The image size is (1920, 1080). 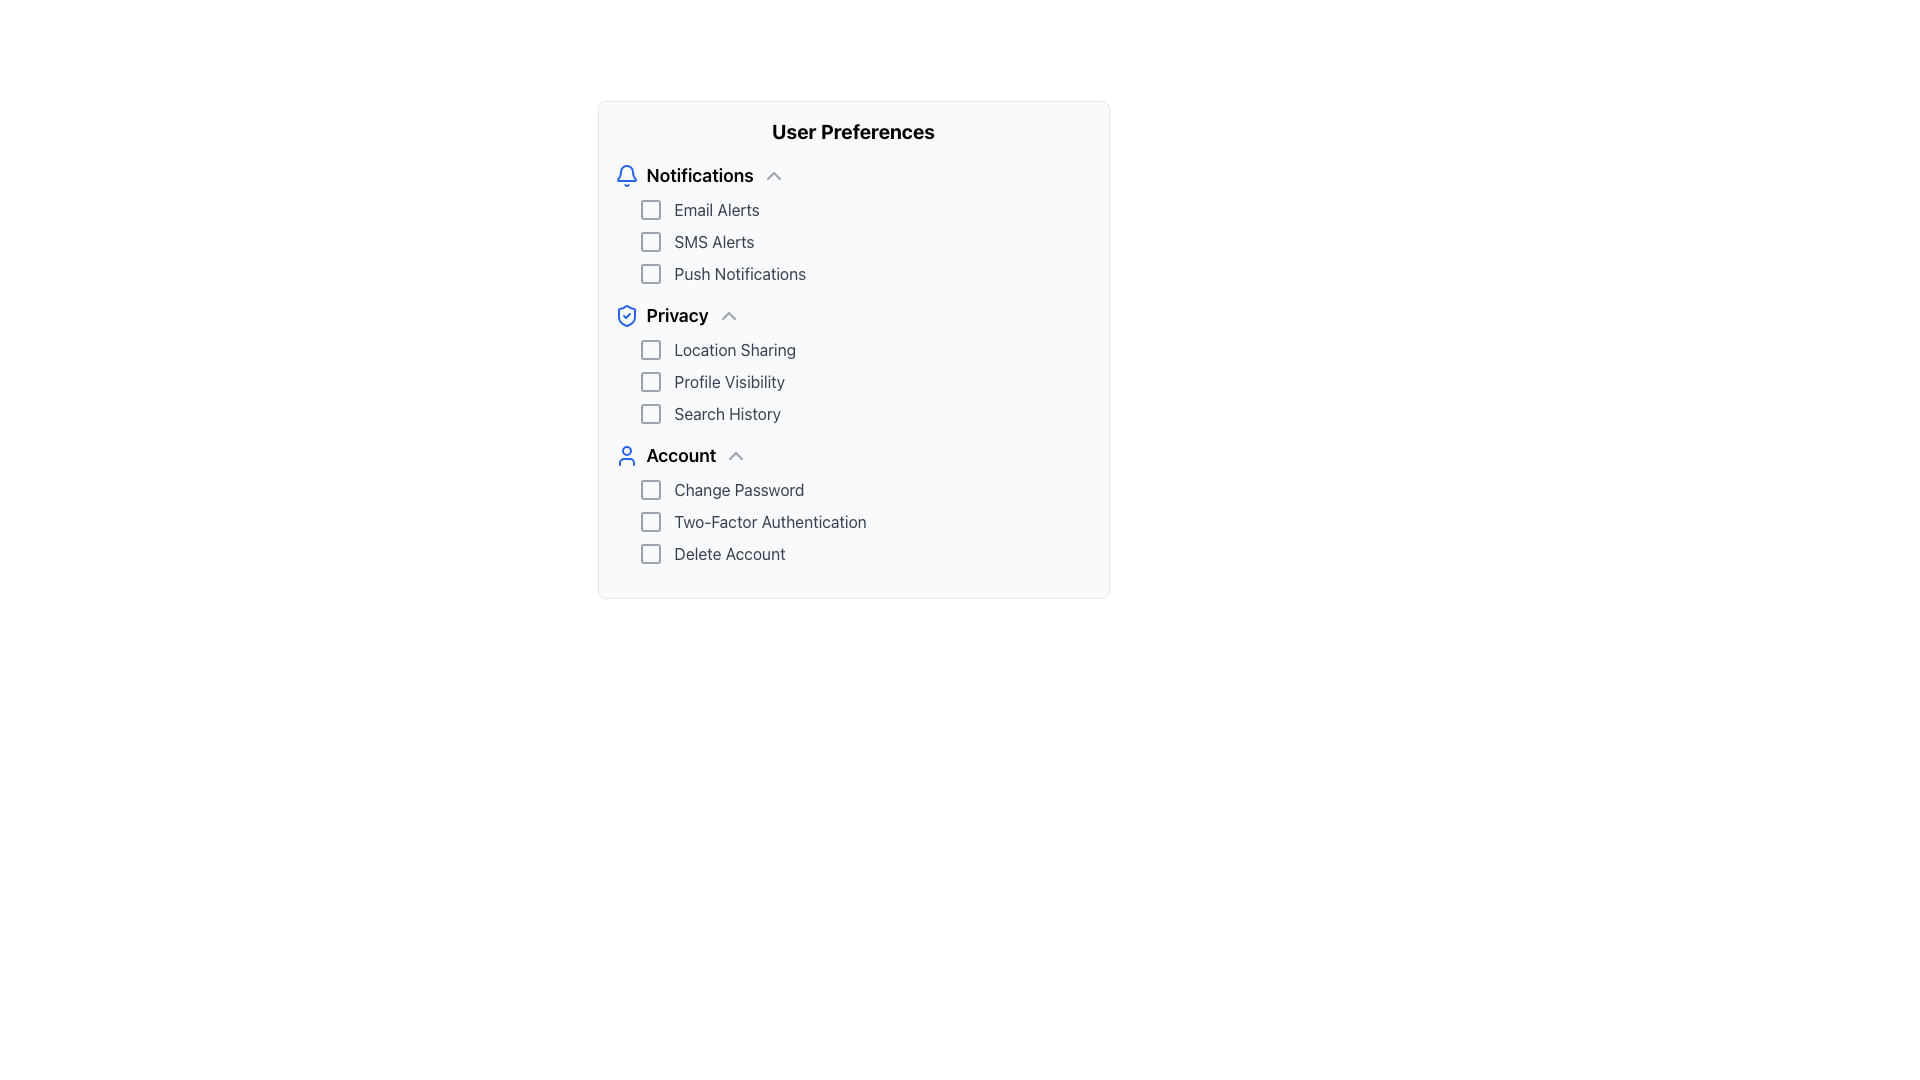 What do you see at coordinates (717, 209) in the screenshot?
I see `the 'Email Alerts' text label in the Notifications section of the User Preferences settings panel` at bounding box center [717, 209].